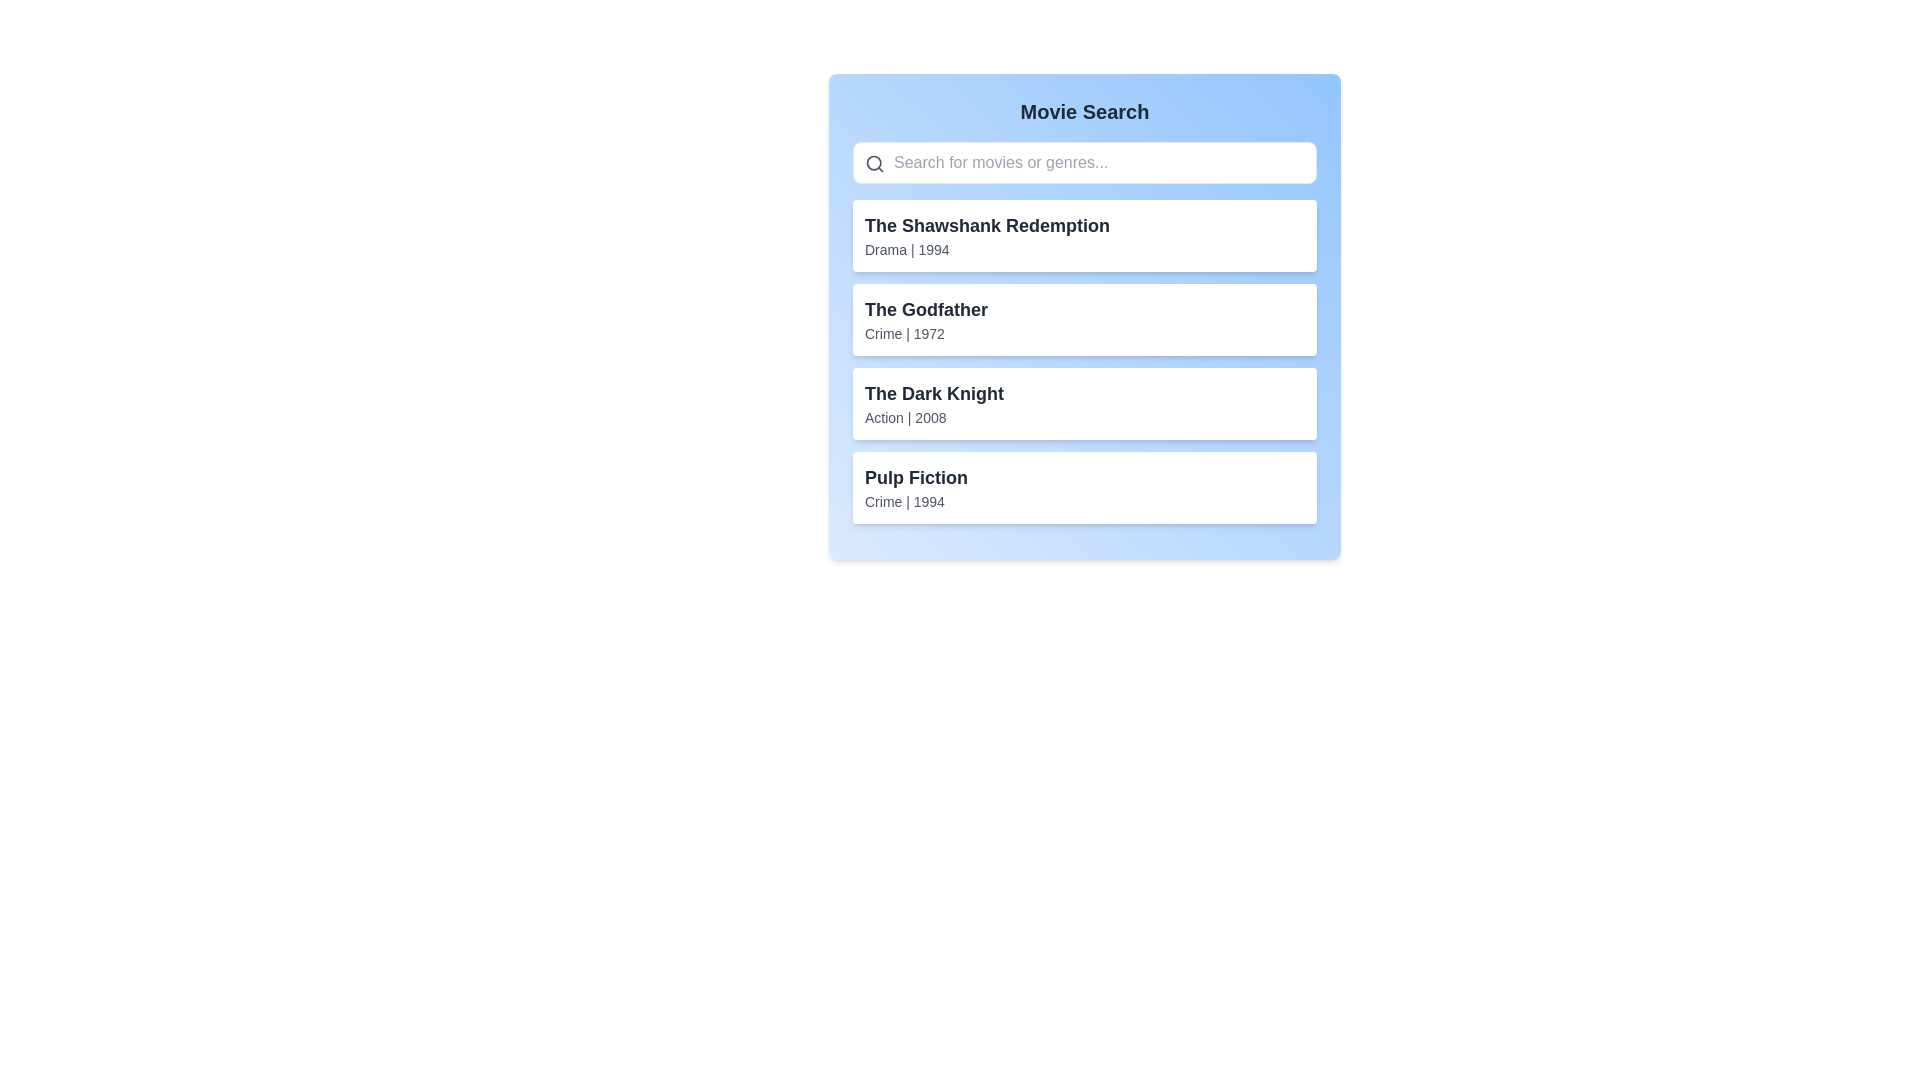  I want to click on information displayed in the text block for the movie 'Pulp Fiction', which includes the title, genre, and year, so click(915, 488).